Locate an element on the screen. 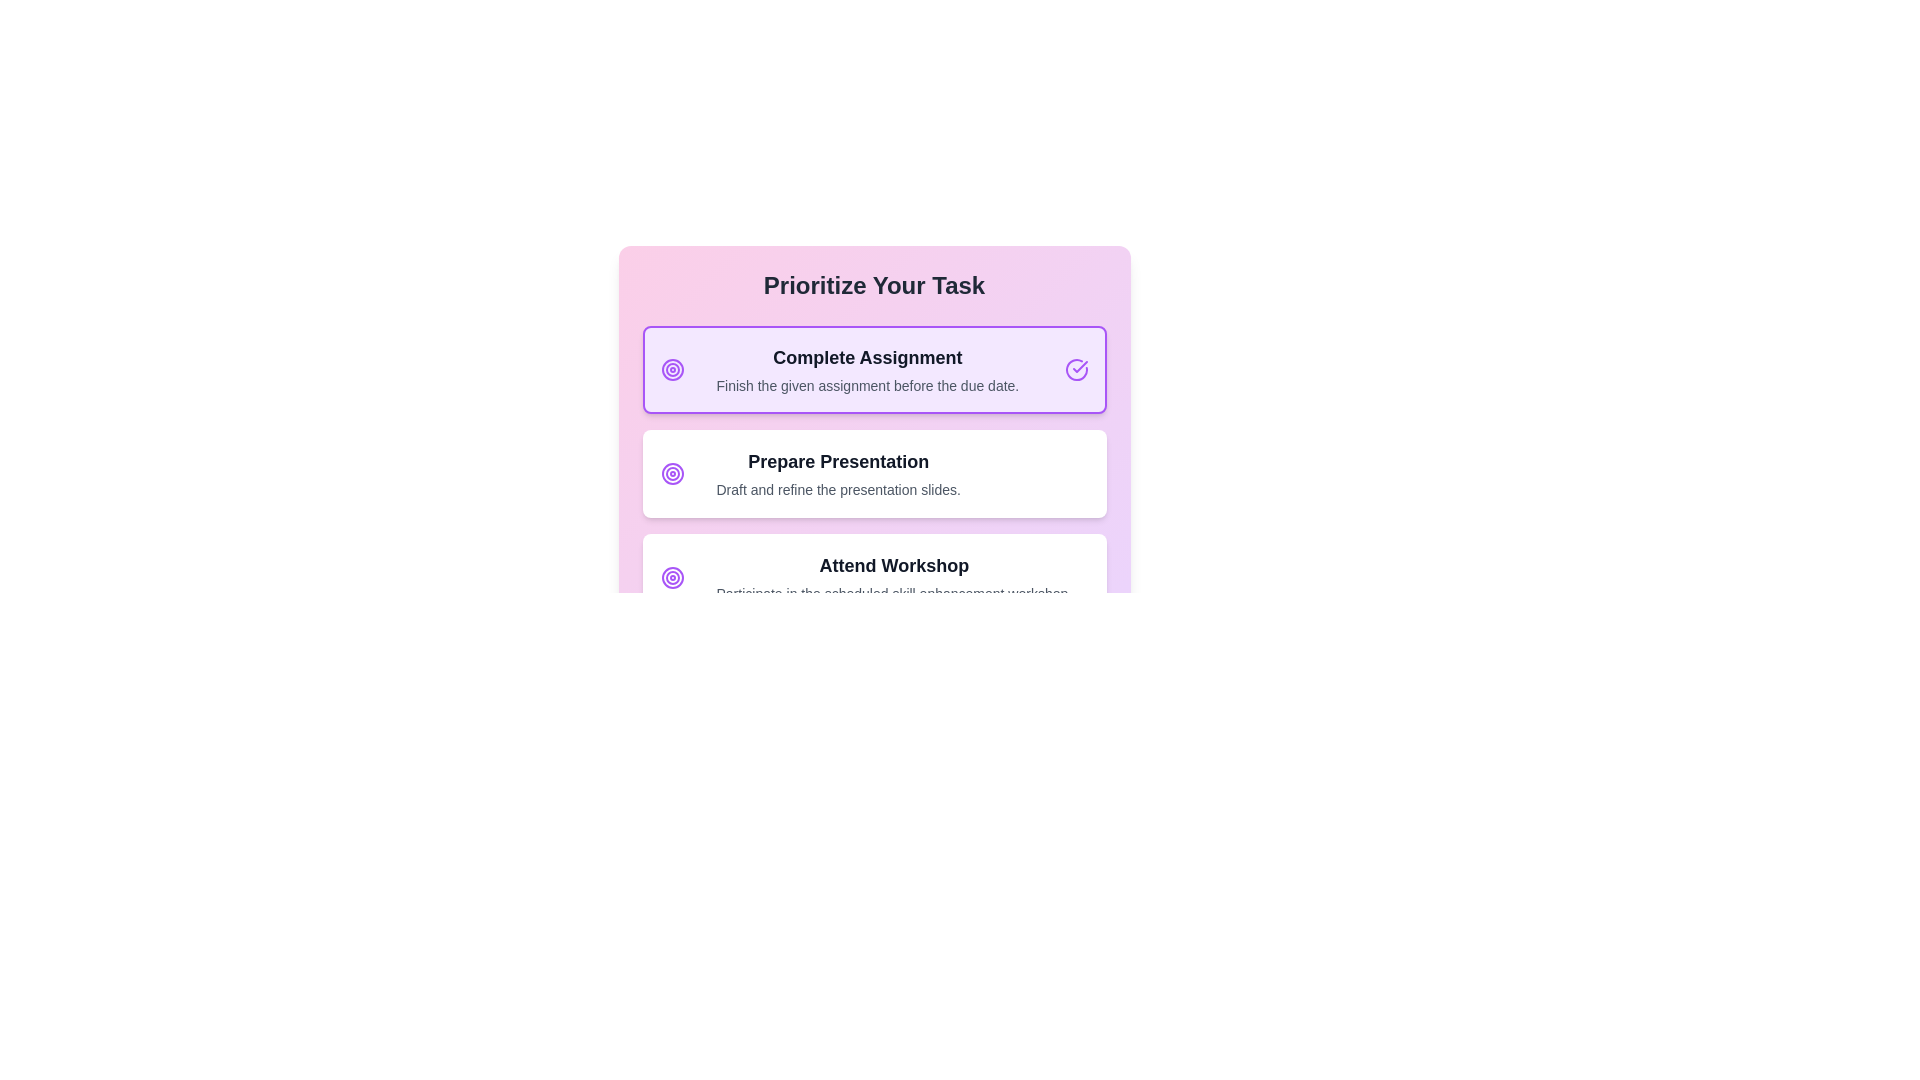 This screenshot has width=1920, height=1080. the Text Content Box that displays information about the task 'Complete Assignment' located in the first task card under 'Prioritize Your Task.' is located at coordinates (867, 370).